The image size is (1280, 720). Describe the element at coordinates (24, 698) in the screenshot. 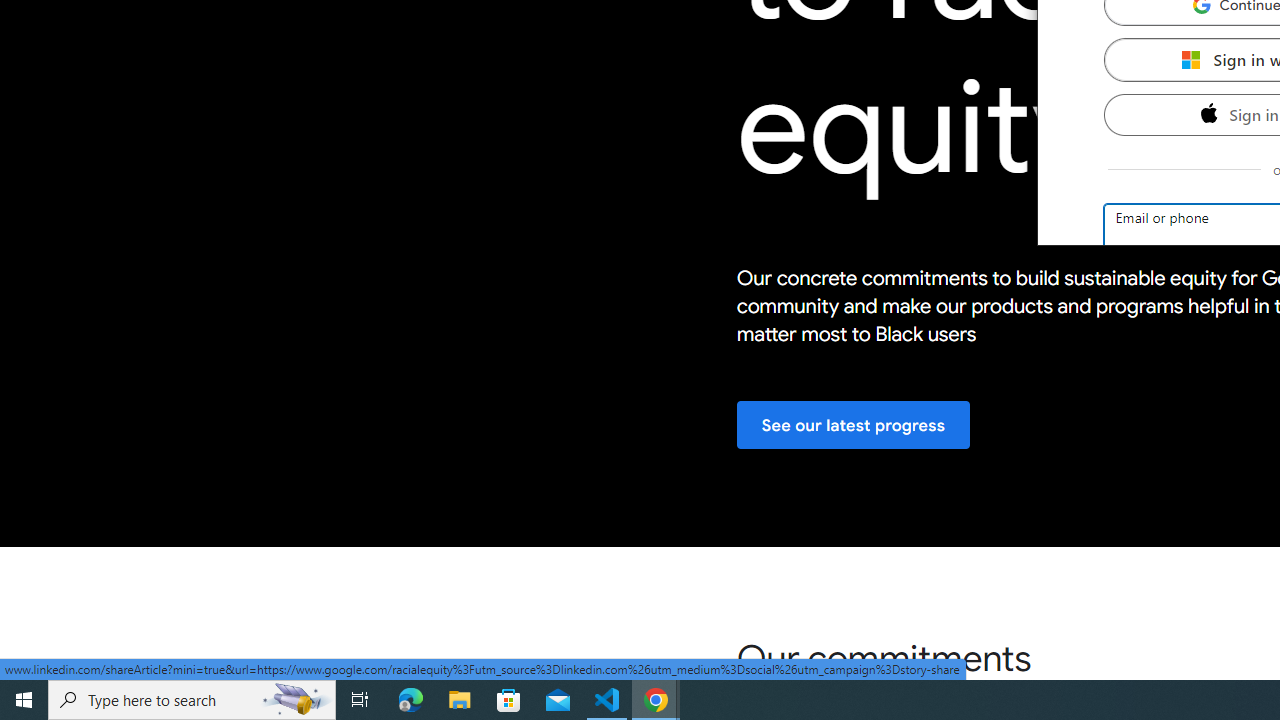

I see `'Start'` at that location.